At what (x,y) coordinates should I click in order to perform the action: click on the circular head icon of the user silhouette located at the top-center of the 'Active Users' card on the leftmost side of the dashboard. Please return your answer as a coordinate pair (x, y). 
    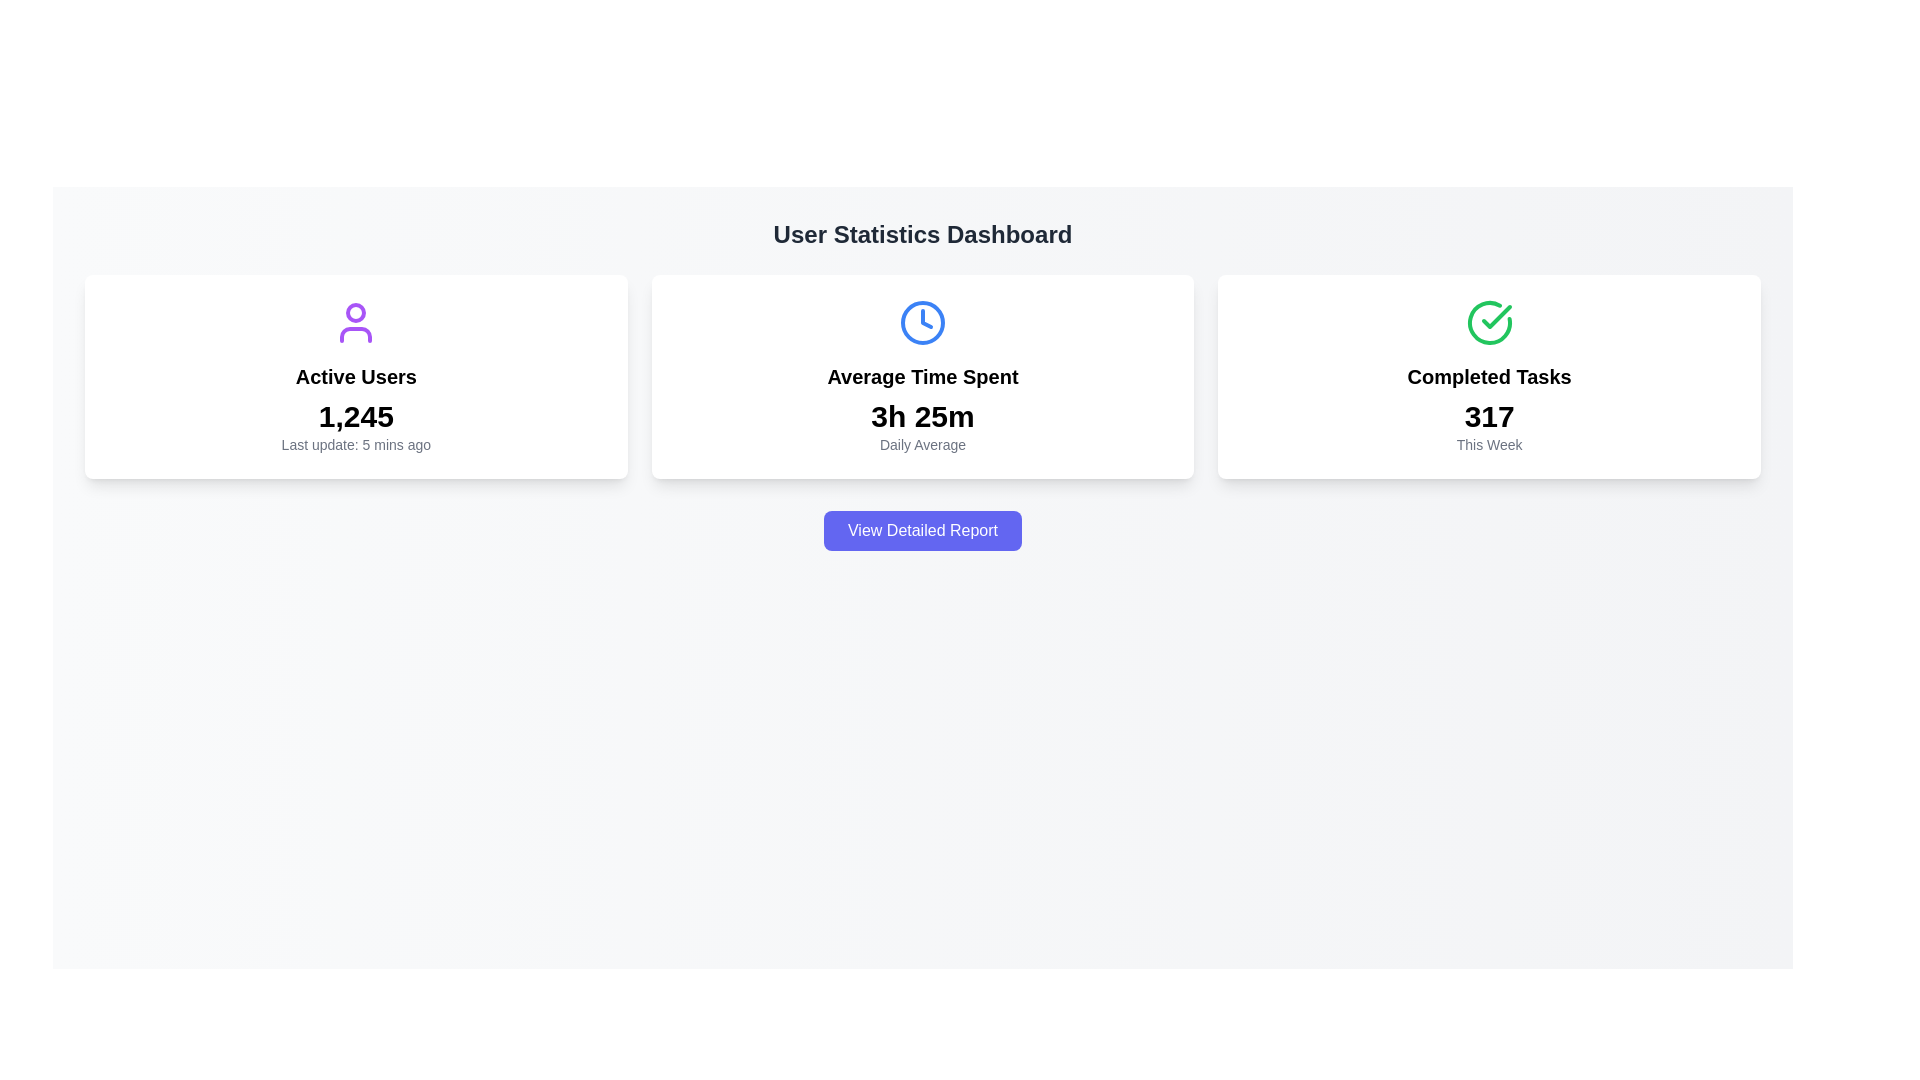
    Looking at the image, I should click on (356, 312).